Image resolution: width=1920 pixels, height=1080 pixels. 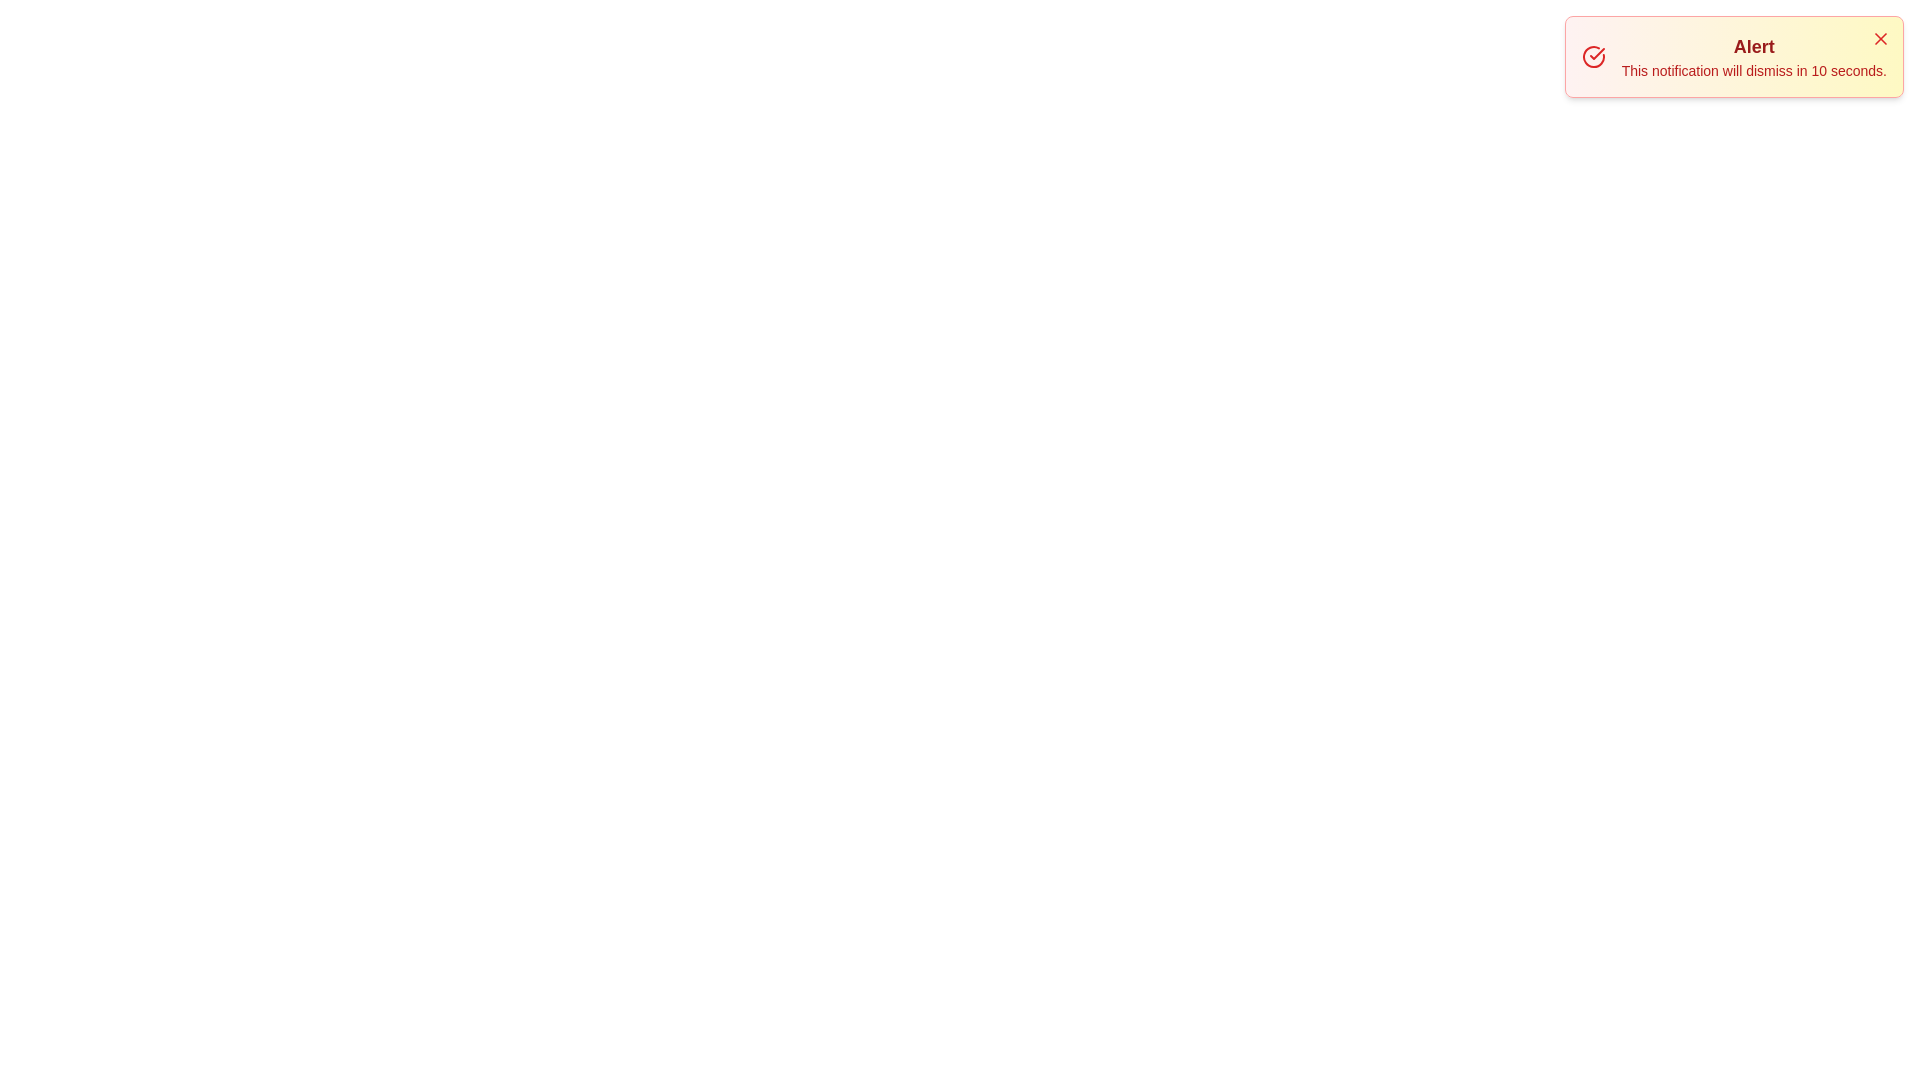 I want to click on the close button to dismiss the notification, so click(x=1880, y=38).